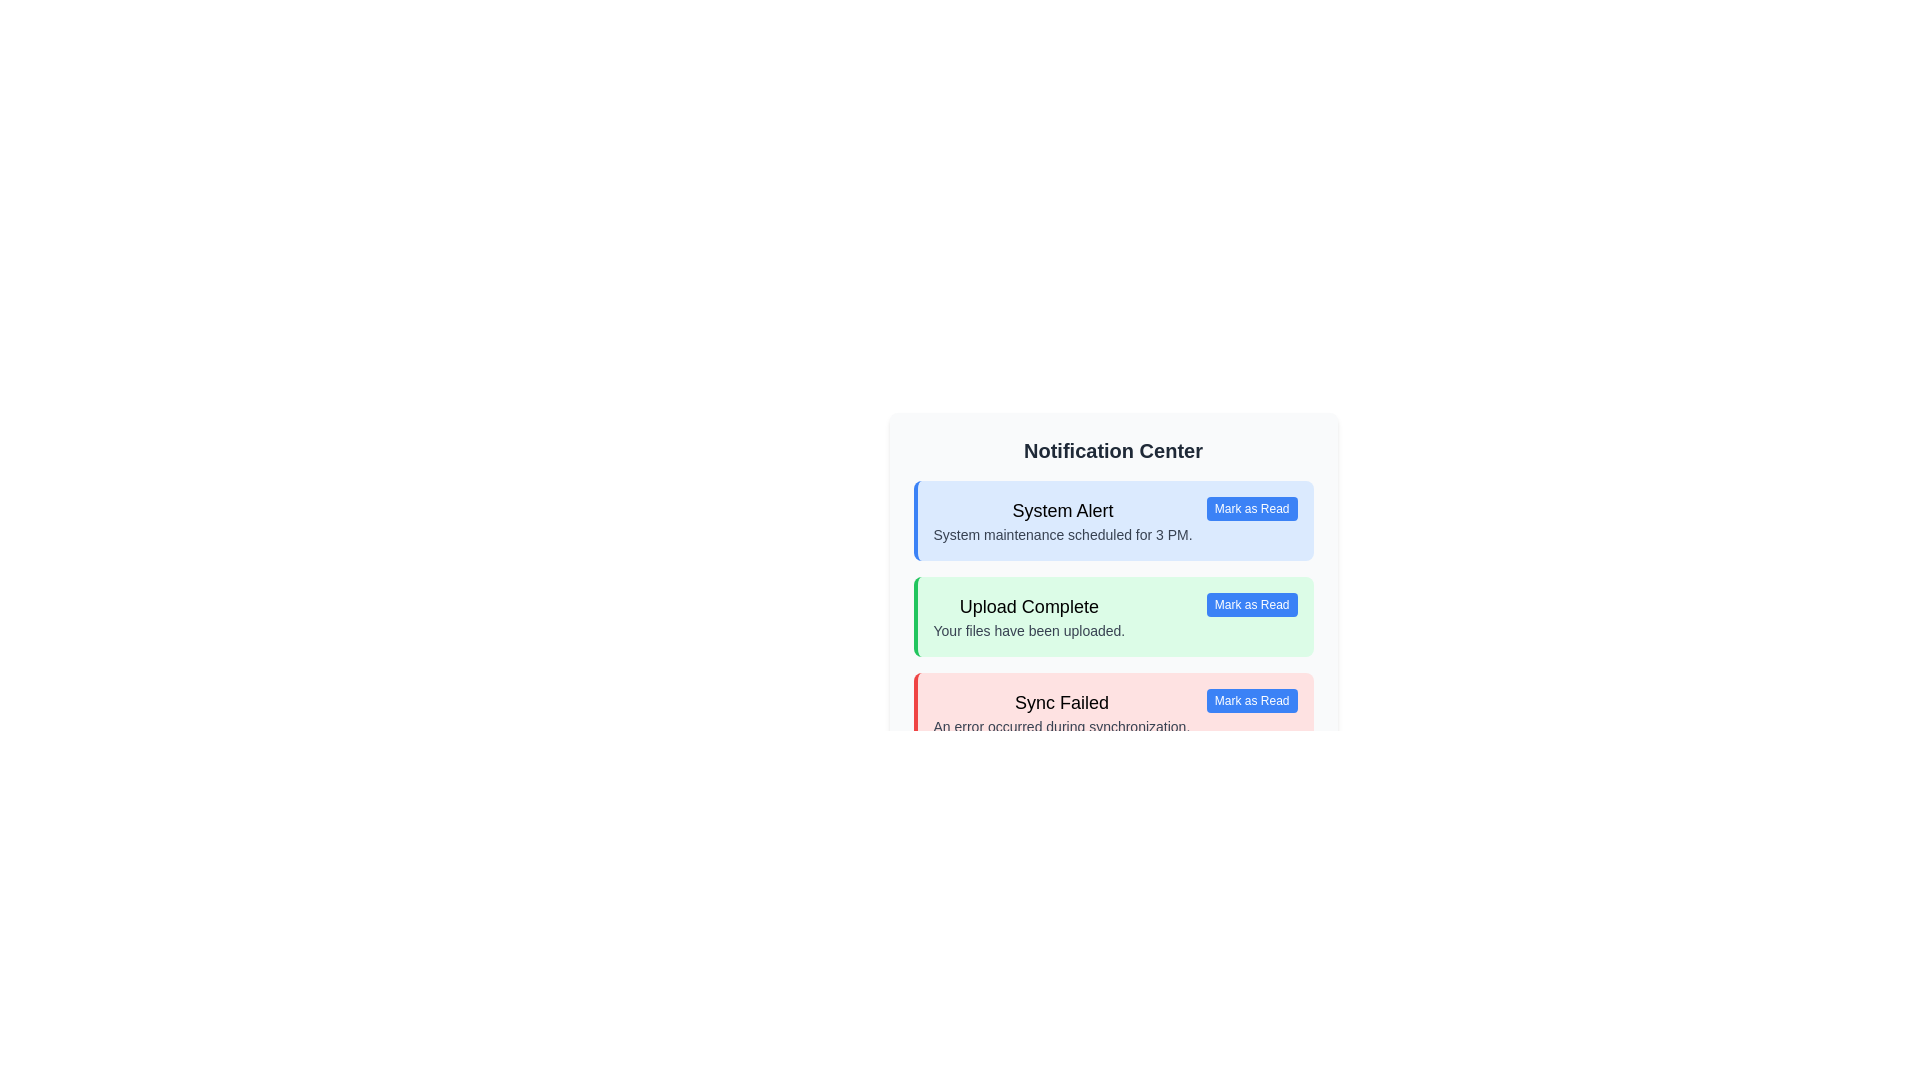  What do you see at coordinates (1112, 451) in the screenshot?
I see `the 'Notification Center' title text at the top of the notification center` at bounding box center [1112, 451].